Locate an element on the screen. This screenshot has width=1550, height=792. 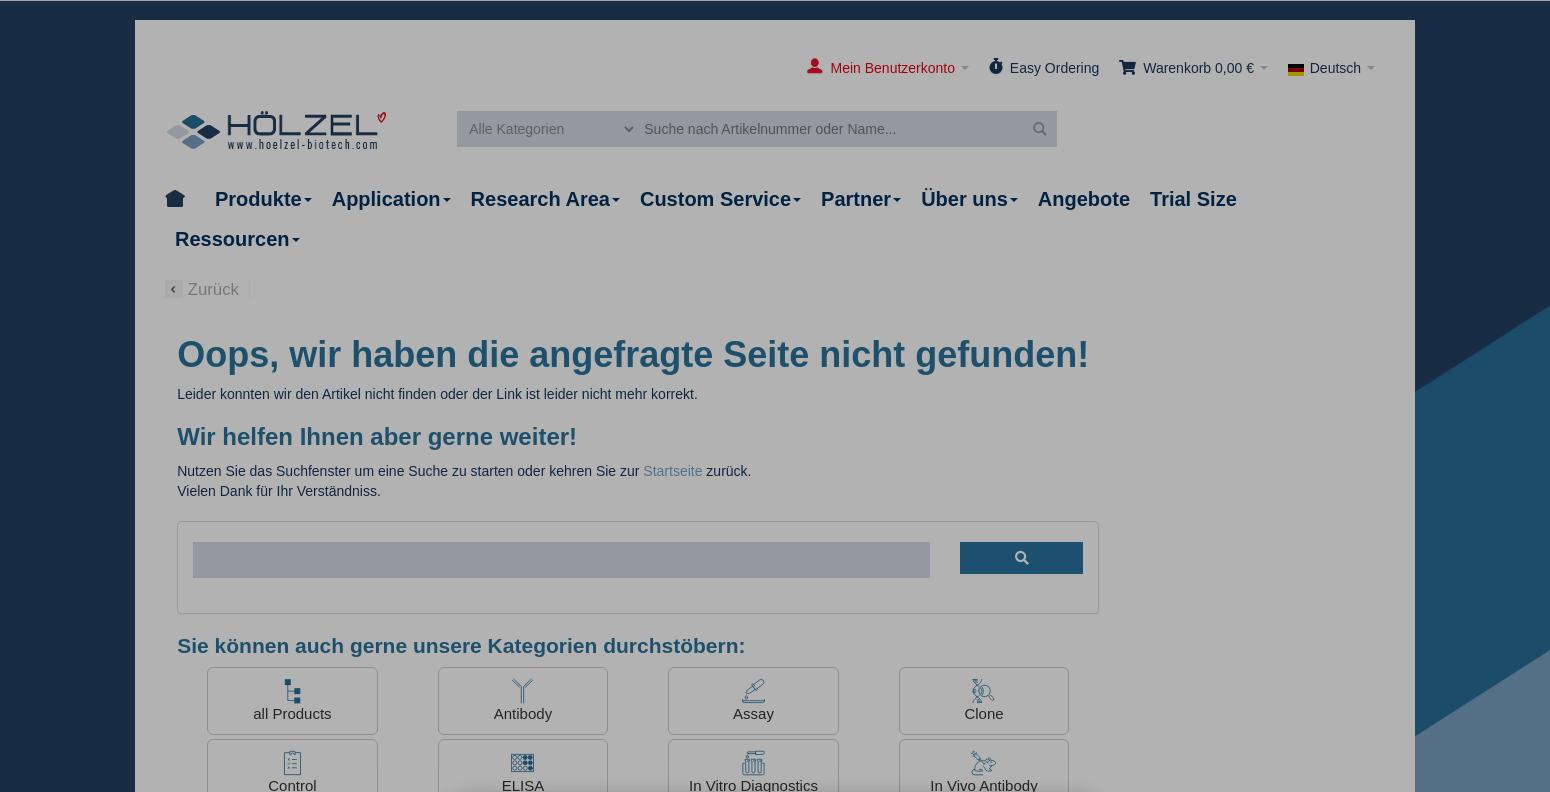
'Sie können auch gerne unsere Kategorien durchstöbern:' is located at coordinates (176, 643).